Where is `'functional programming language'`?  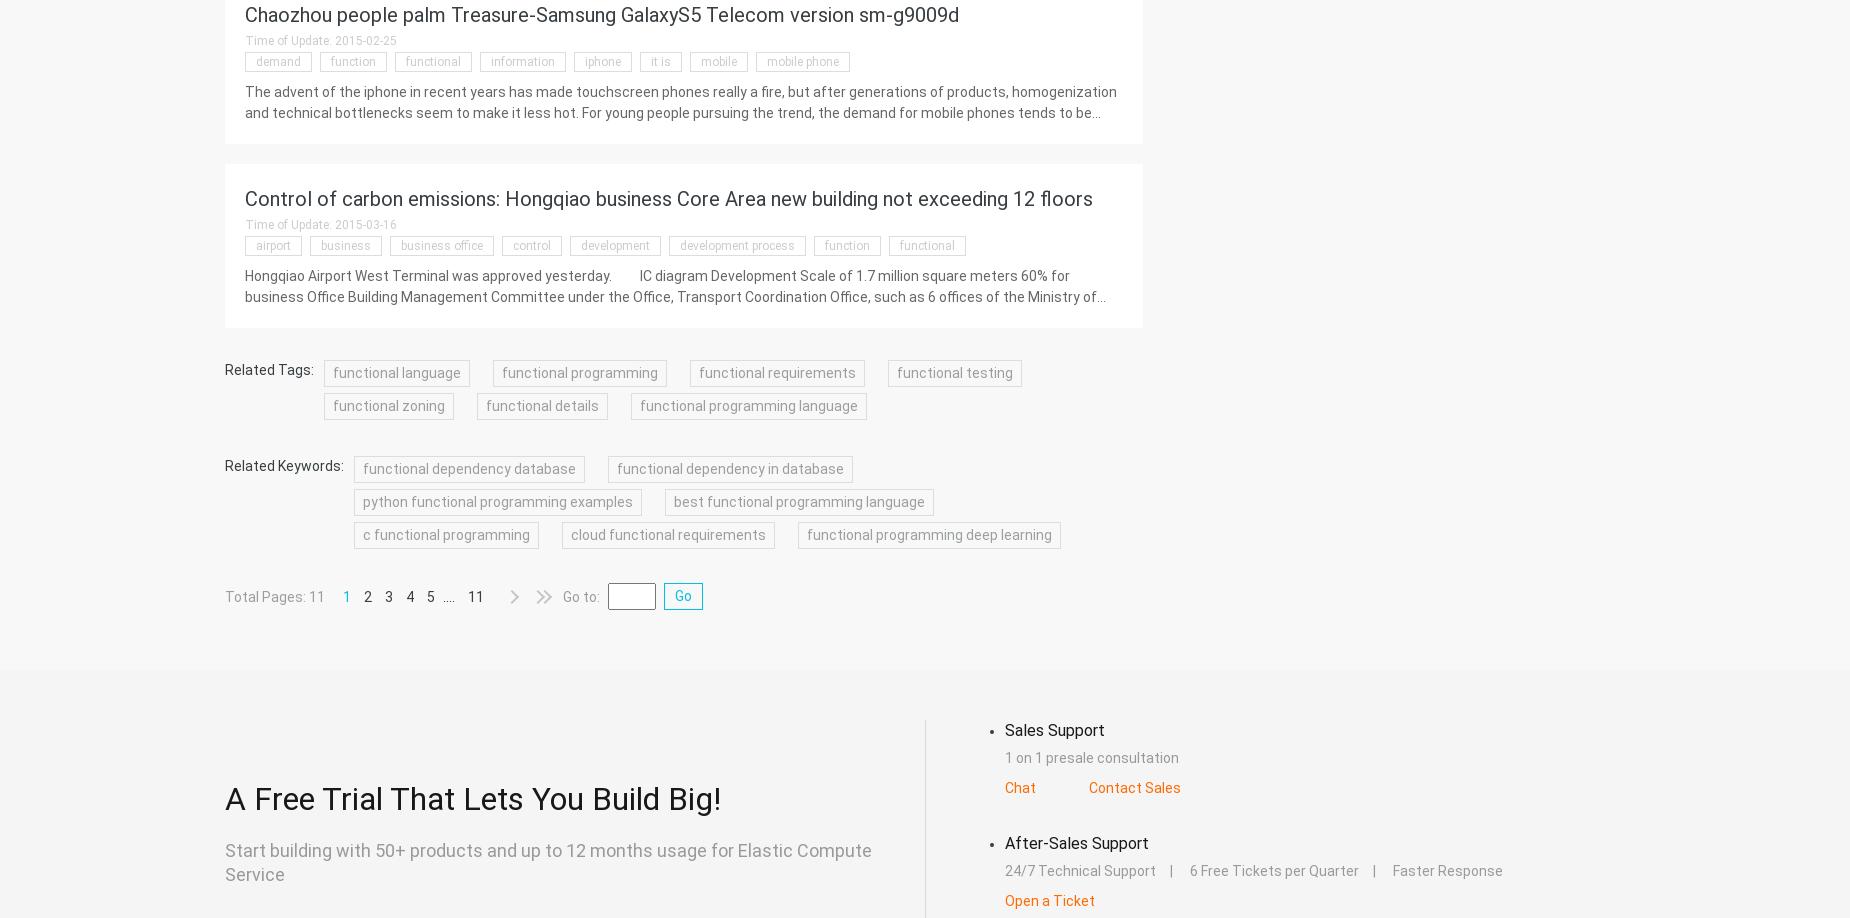 'functional programming language' is located at coordinates (639, 405).